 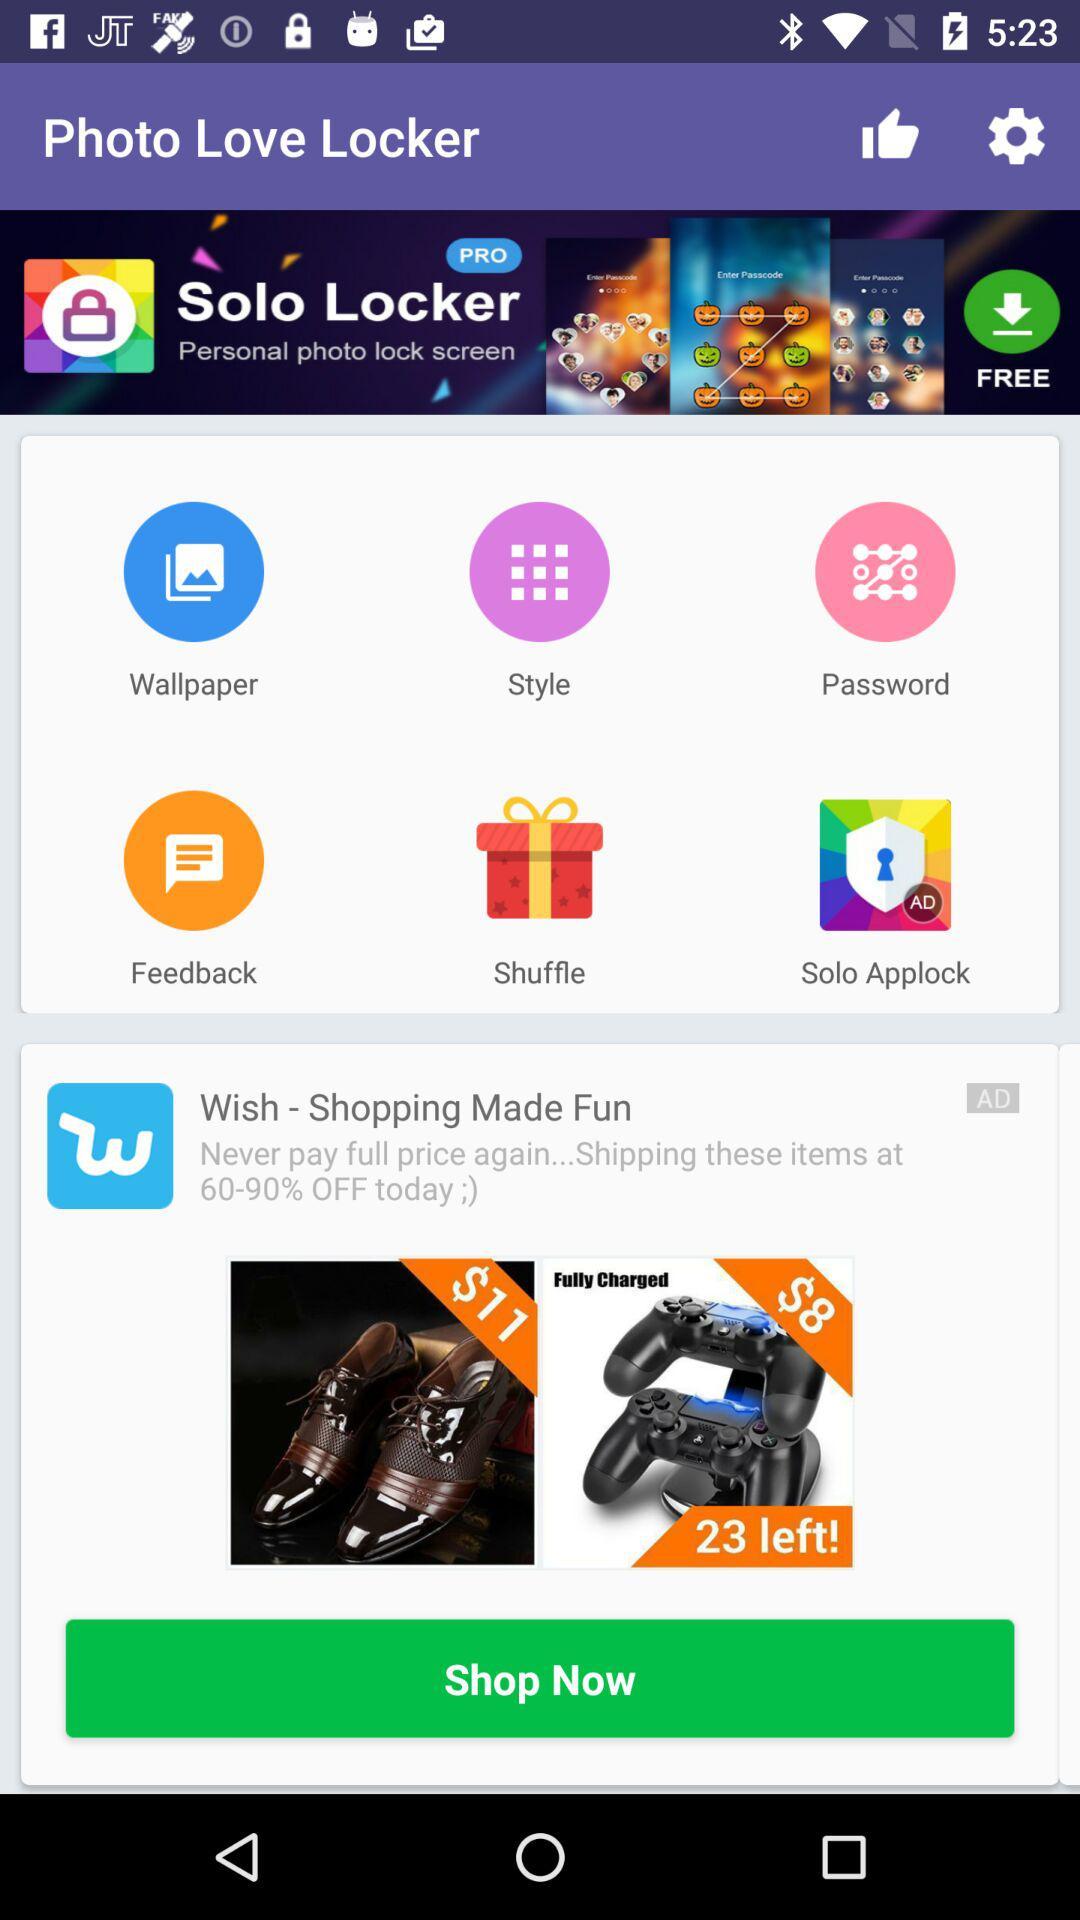 What do you see at coordinates (538, 860) in the screenshot?
I see `icon to the left of solo applock item` at bounding box center [538, 860].